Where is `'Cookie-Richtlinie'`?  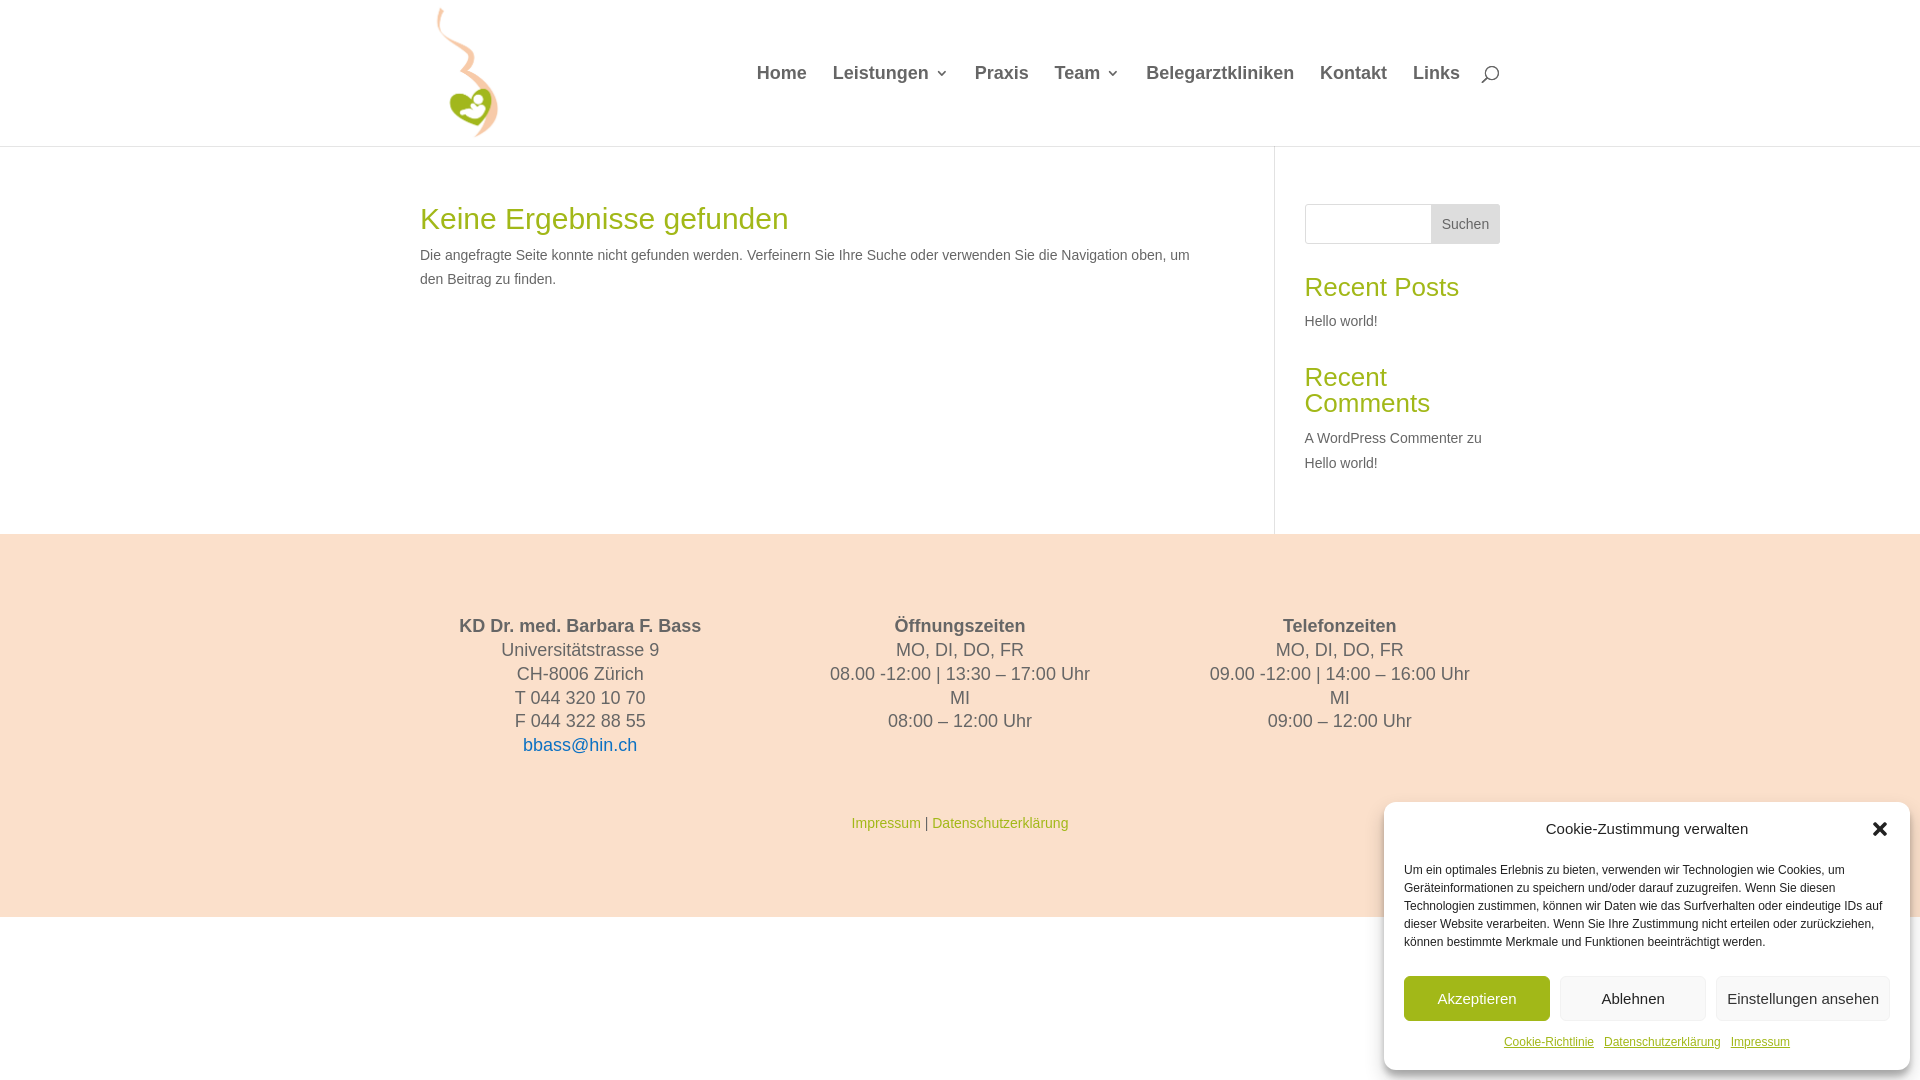
'Cookie-Richtlinie' is located at coordinates (1548, 1041).